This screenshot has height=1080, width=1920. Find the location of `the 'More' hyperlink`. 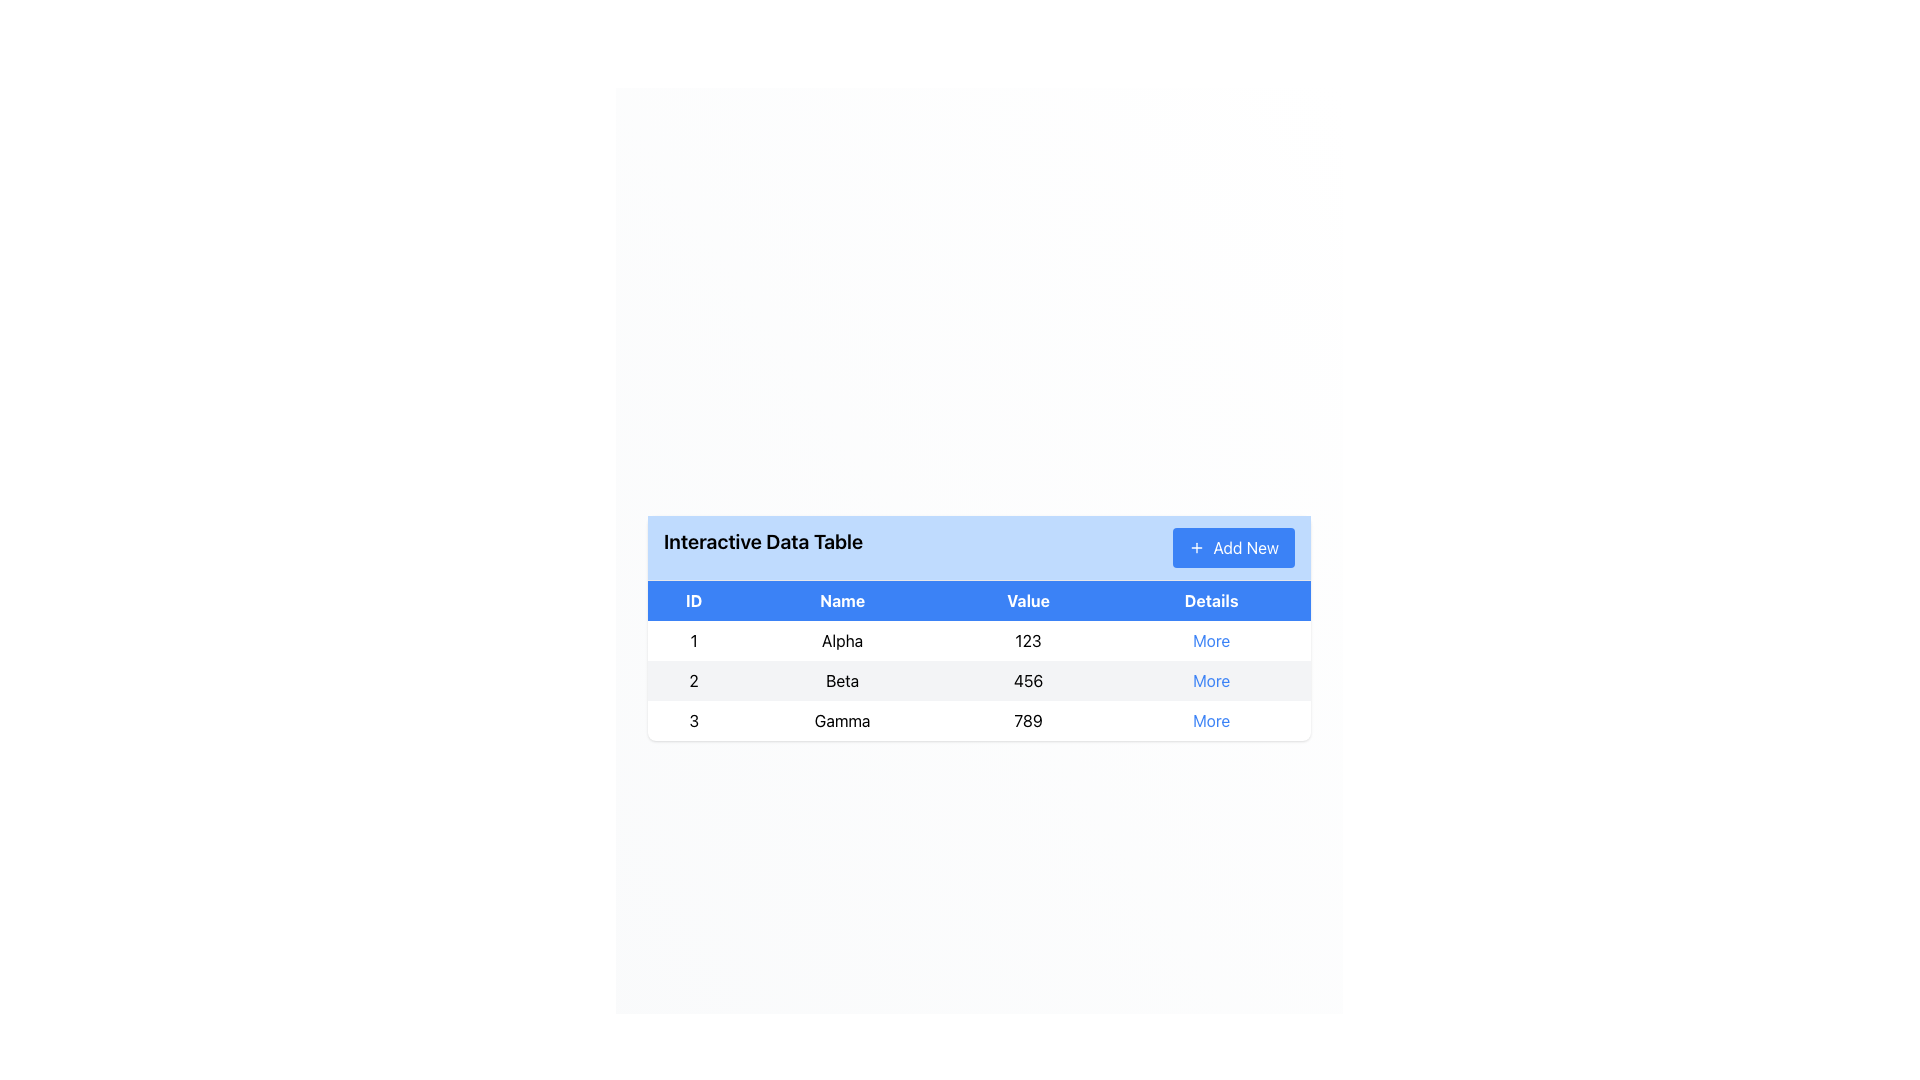

the 'More' hyperlink is located at coordinates (1210, 679).